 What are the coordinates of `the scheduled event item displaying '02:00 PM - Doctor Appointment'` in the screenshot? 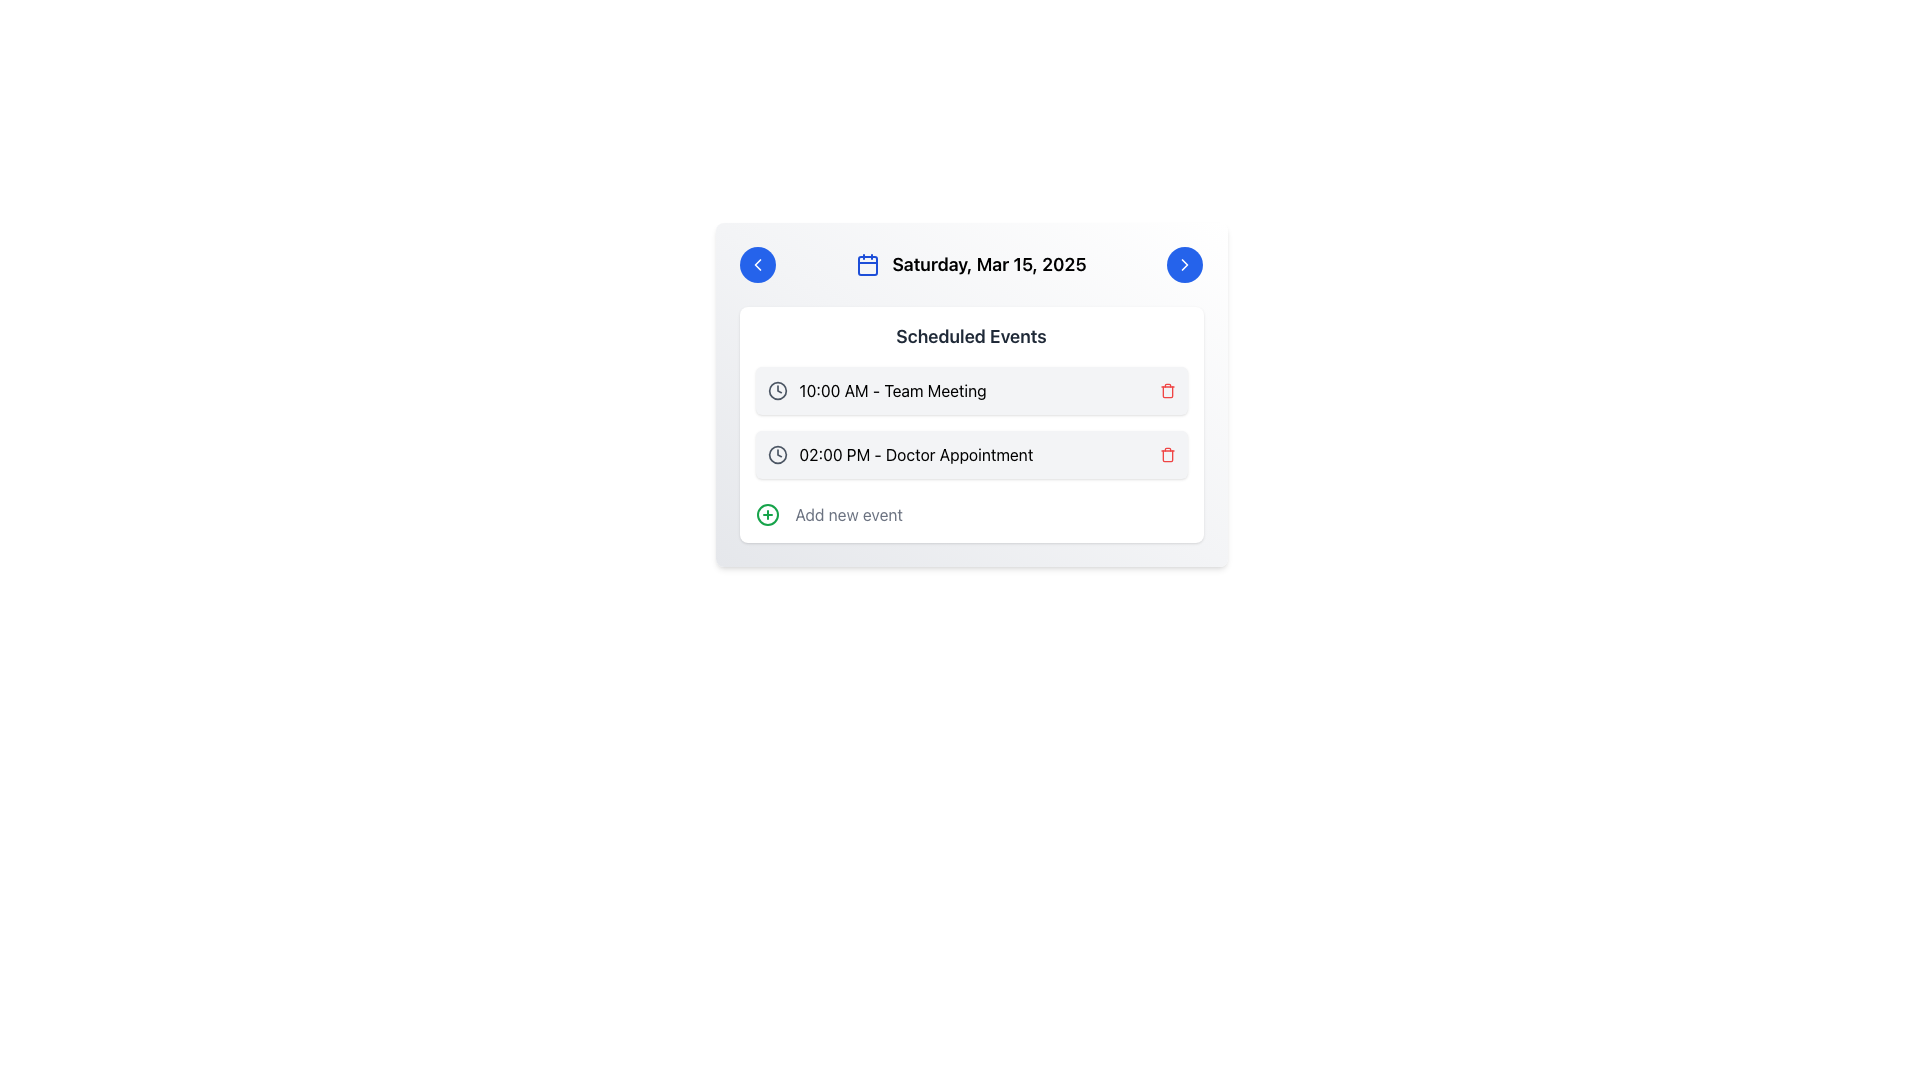 It's located at (899, 455).